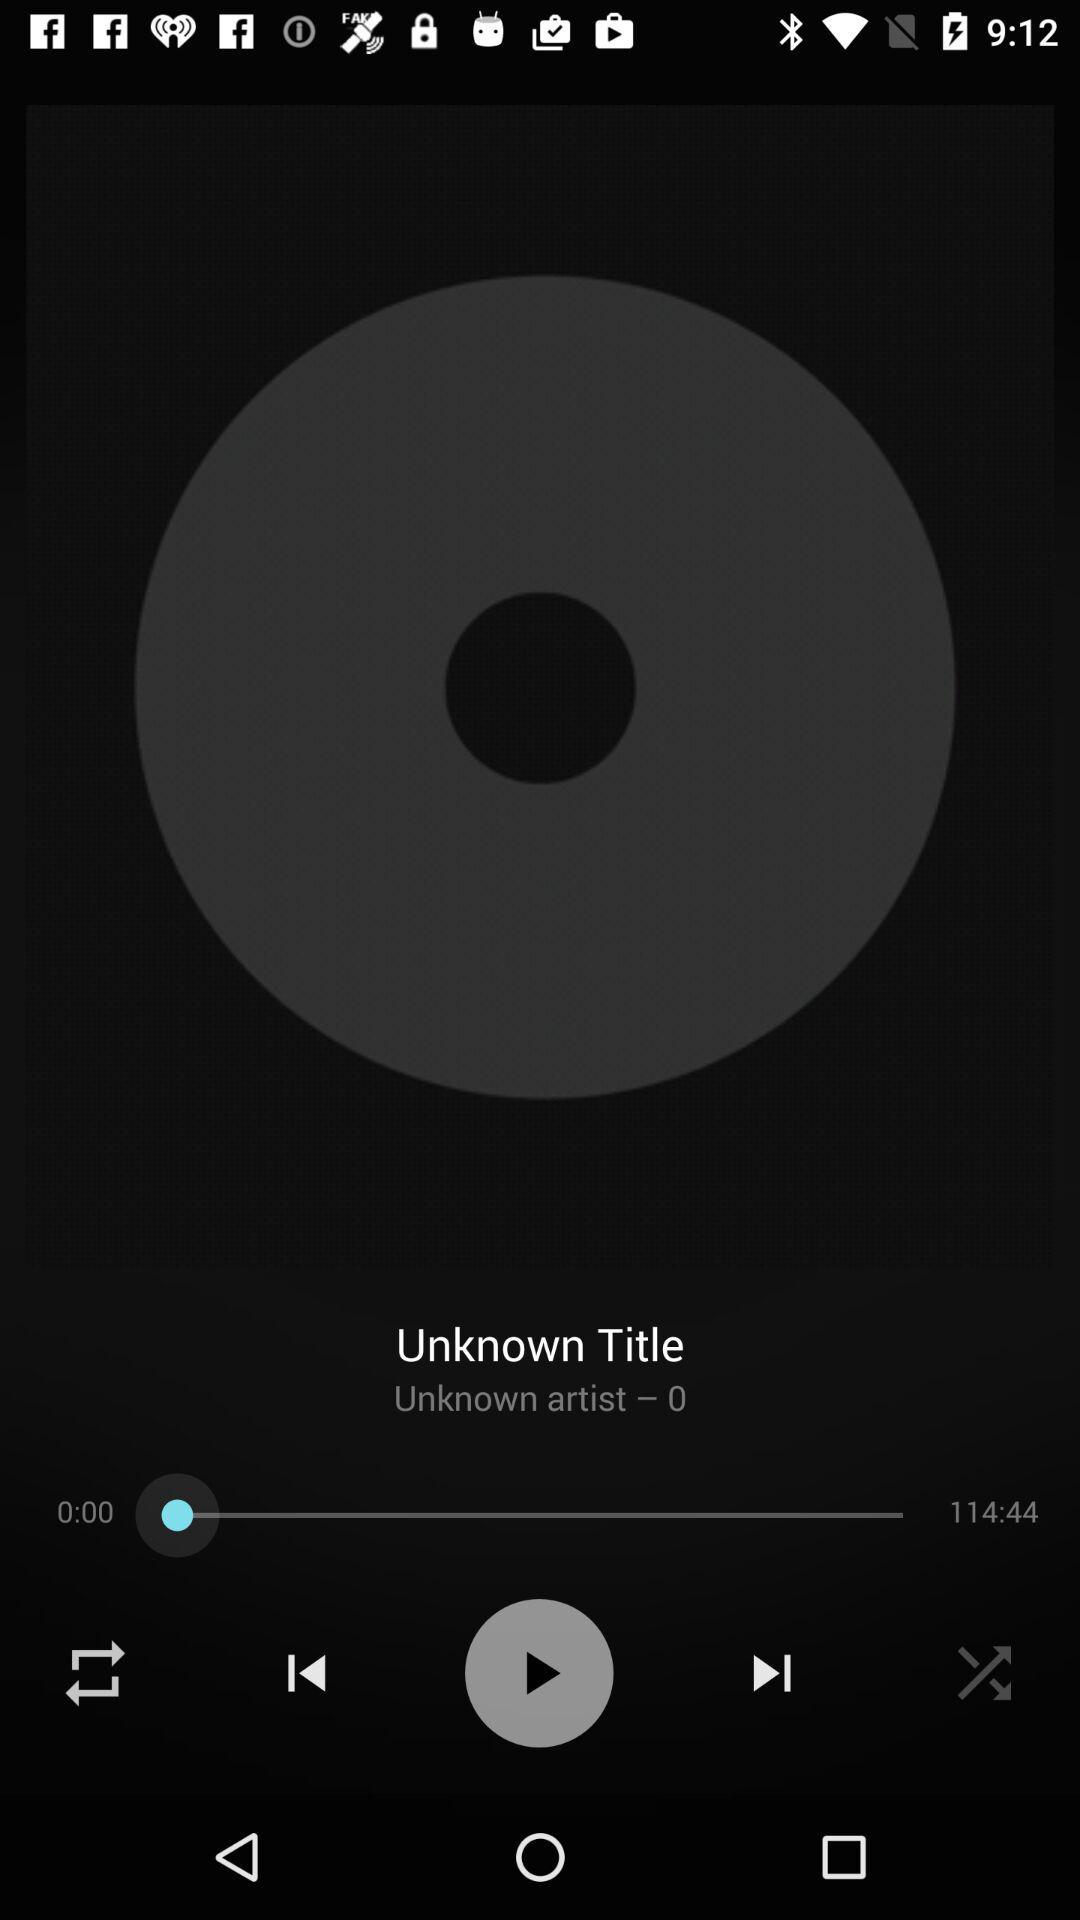 This screenshot has width=1080, height=1920. What do you see at coordinates (983, 1673) in the screenshot?
I see `the video` at bounding box center [983, 1673].